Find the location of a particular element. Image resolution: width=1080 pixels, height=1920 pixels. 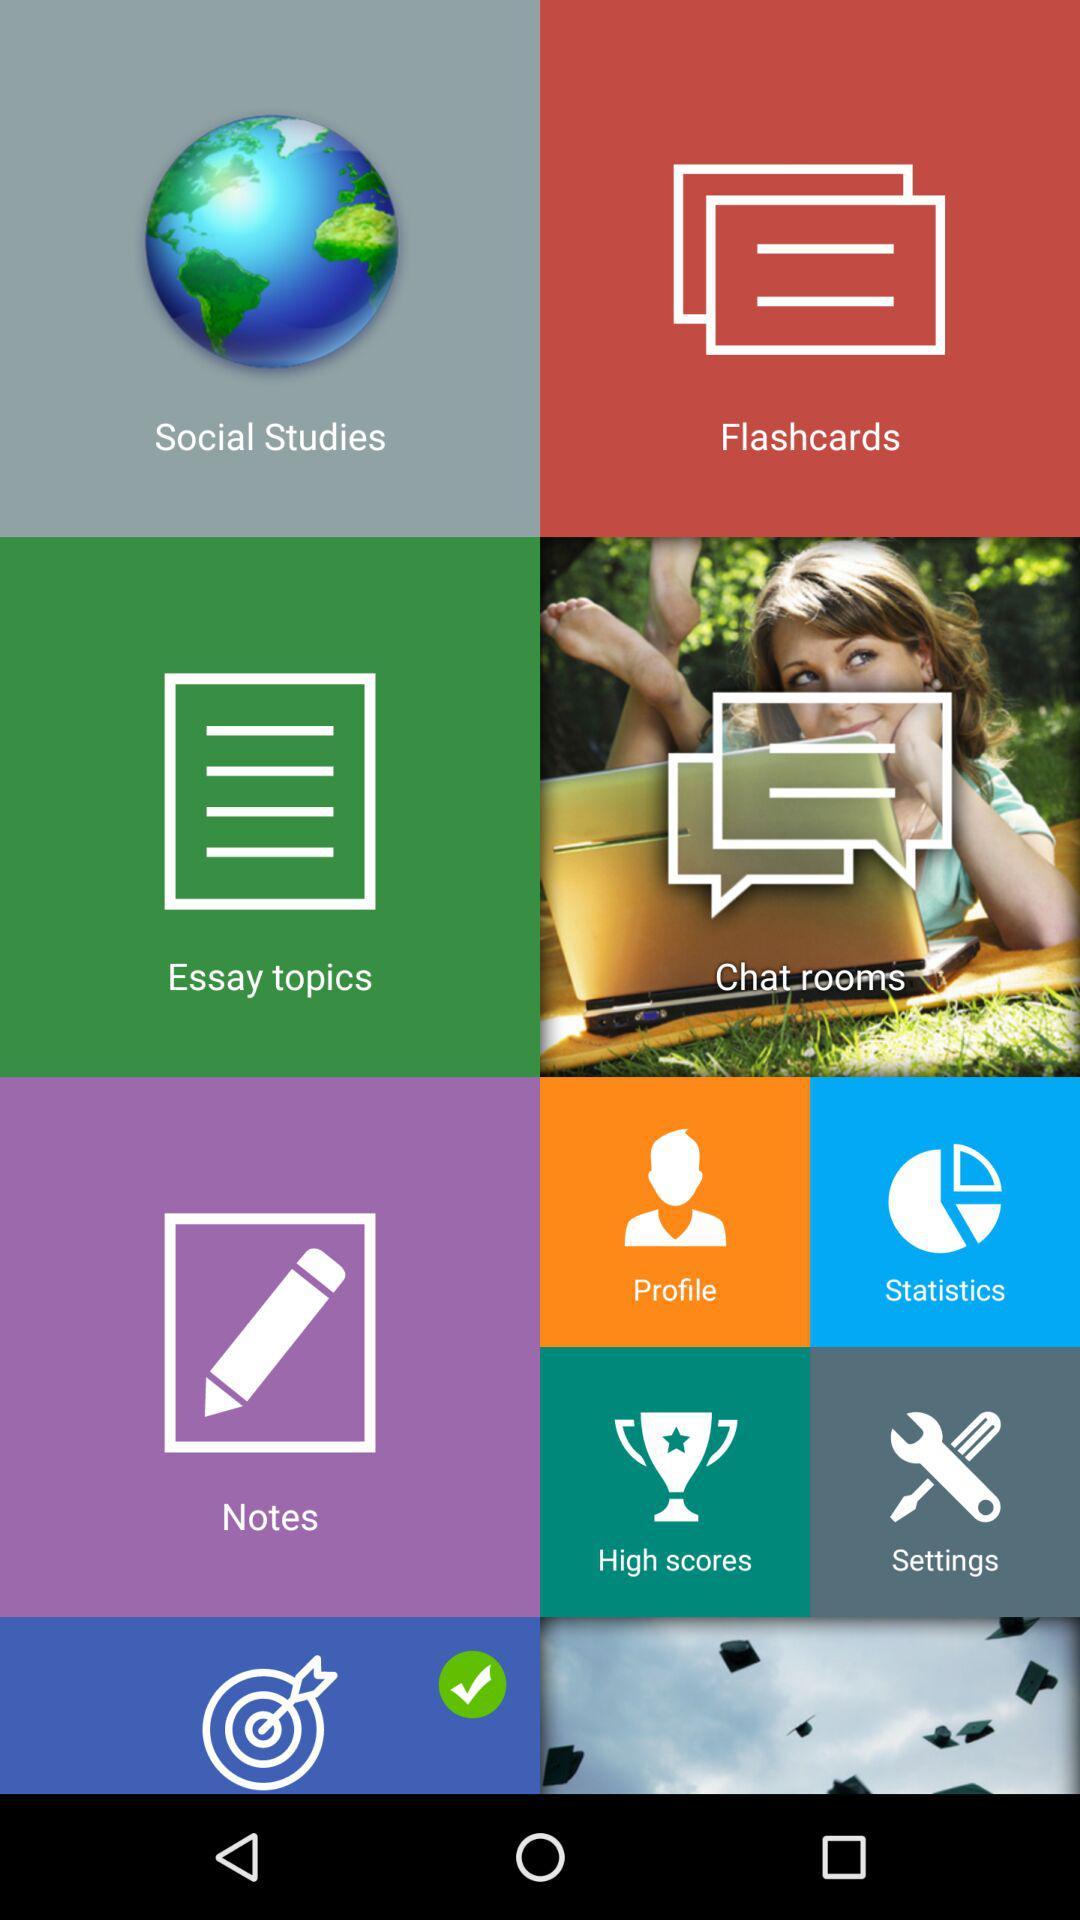

the profile is located at coordinates (675, 1211).